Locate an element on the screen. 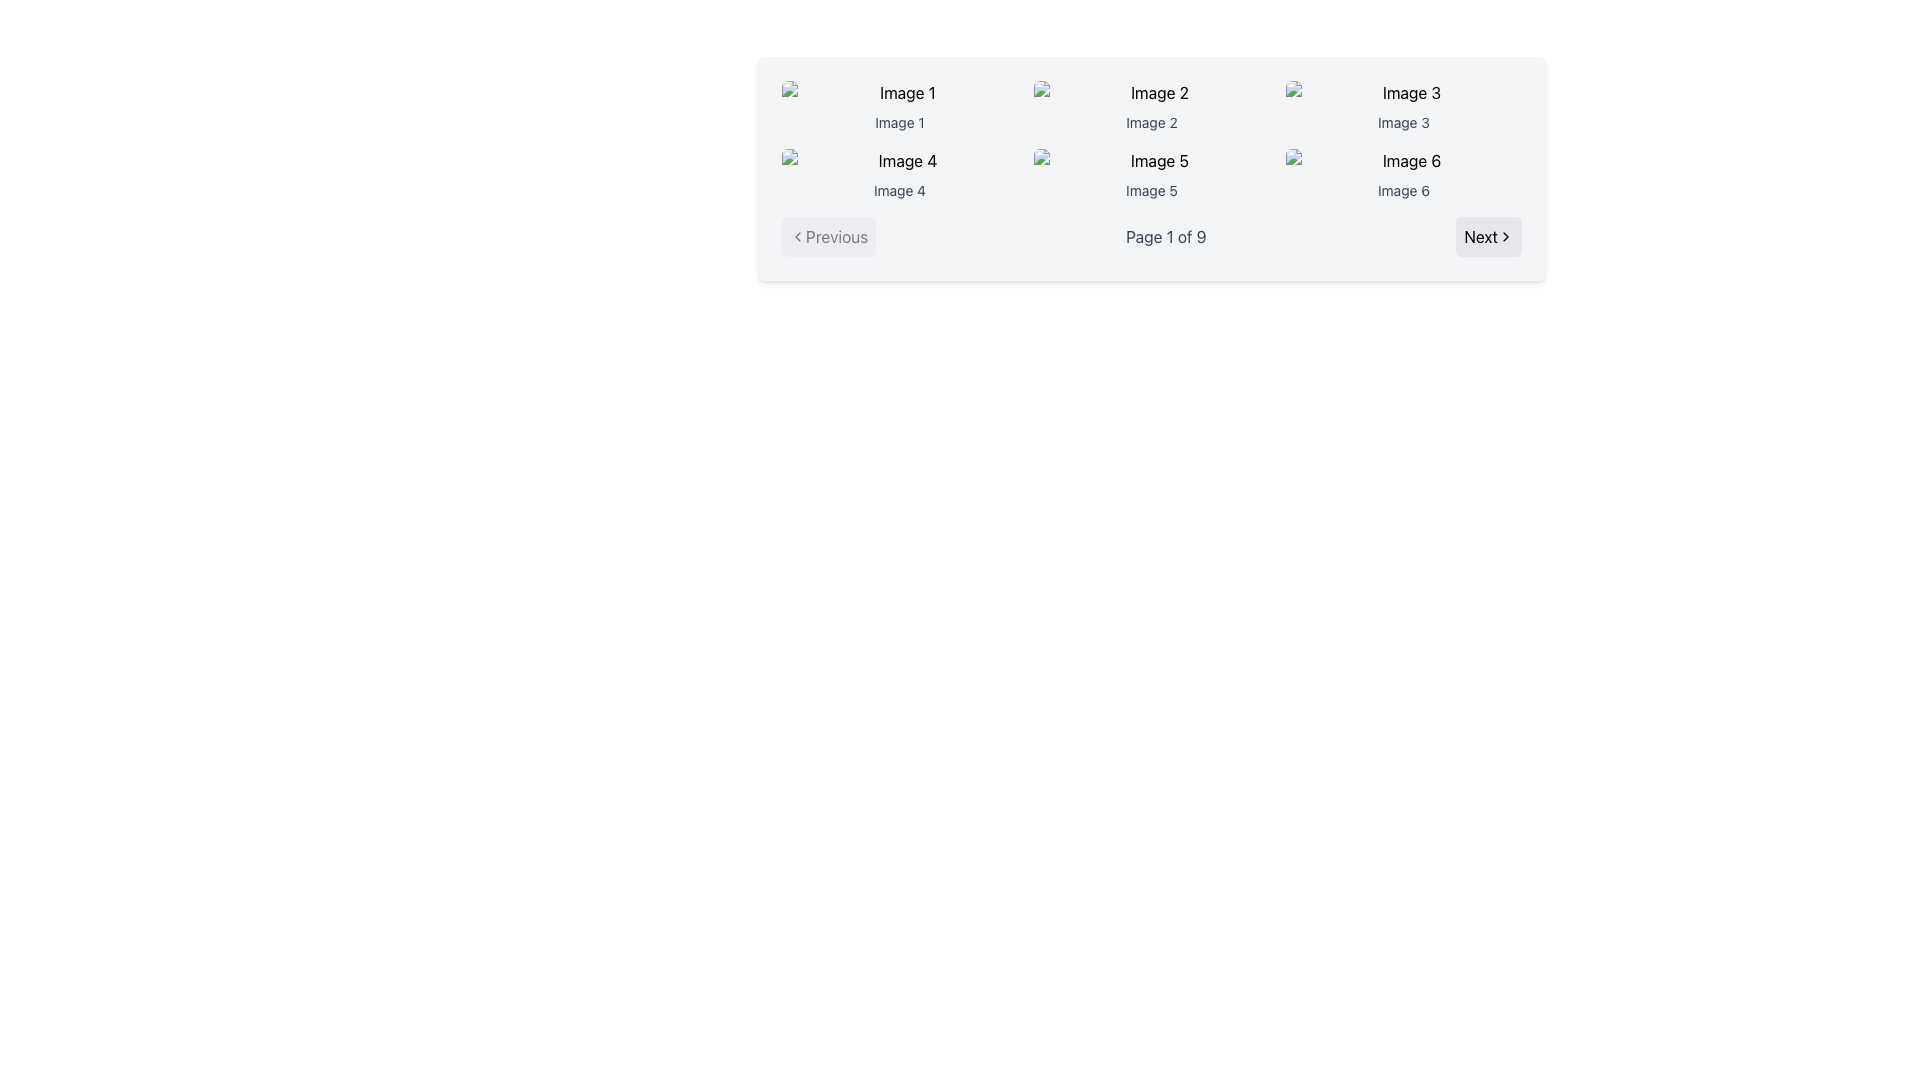 The height and width of the screenshot is (1080, 1920). the 'Previous' button with a gray background and rounded corners located in the pagination bar at the bottom of the interface is located at coordinates (829, 235).